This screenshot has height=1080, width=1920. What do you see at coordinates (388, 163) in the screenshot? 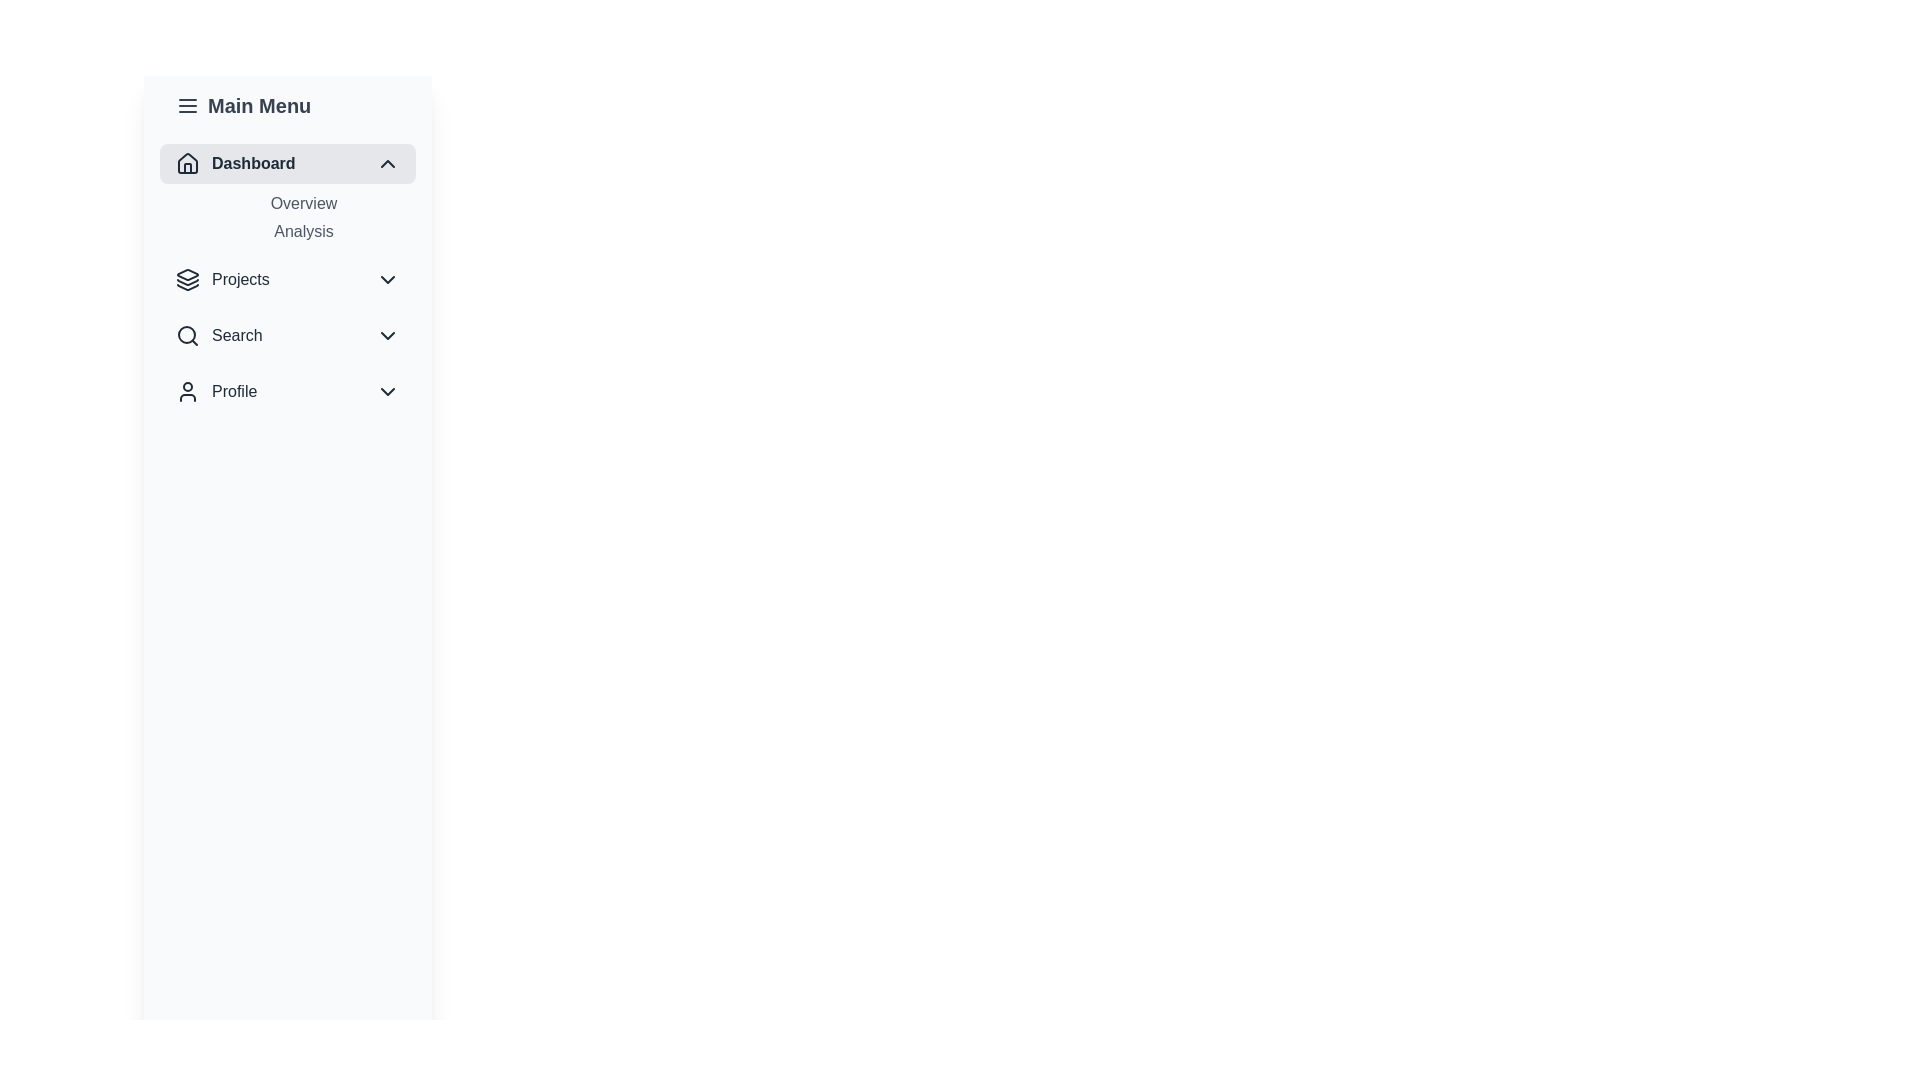
I see `the chevron icon at the far right of the 'Dashboard' menu` at bounding box center [388, 163].